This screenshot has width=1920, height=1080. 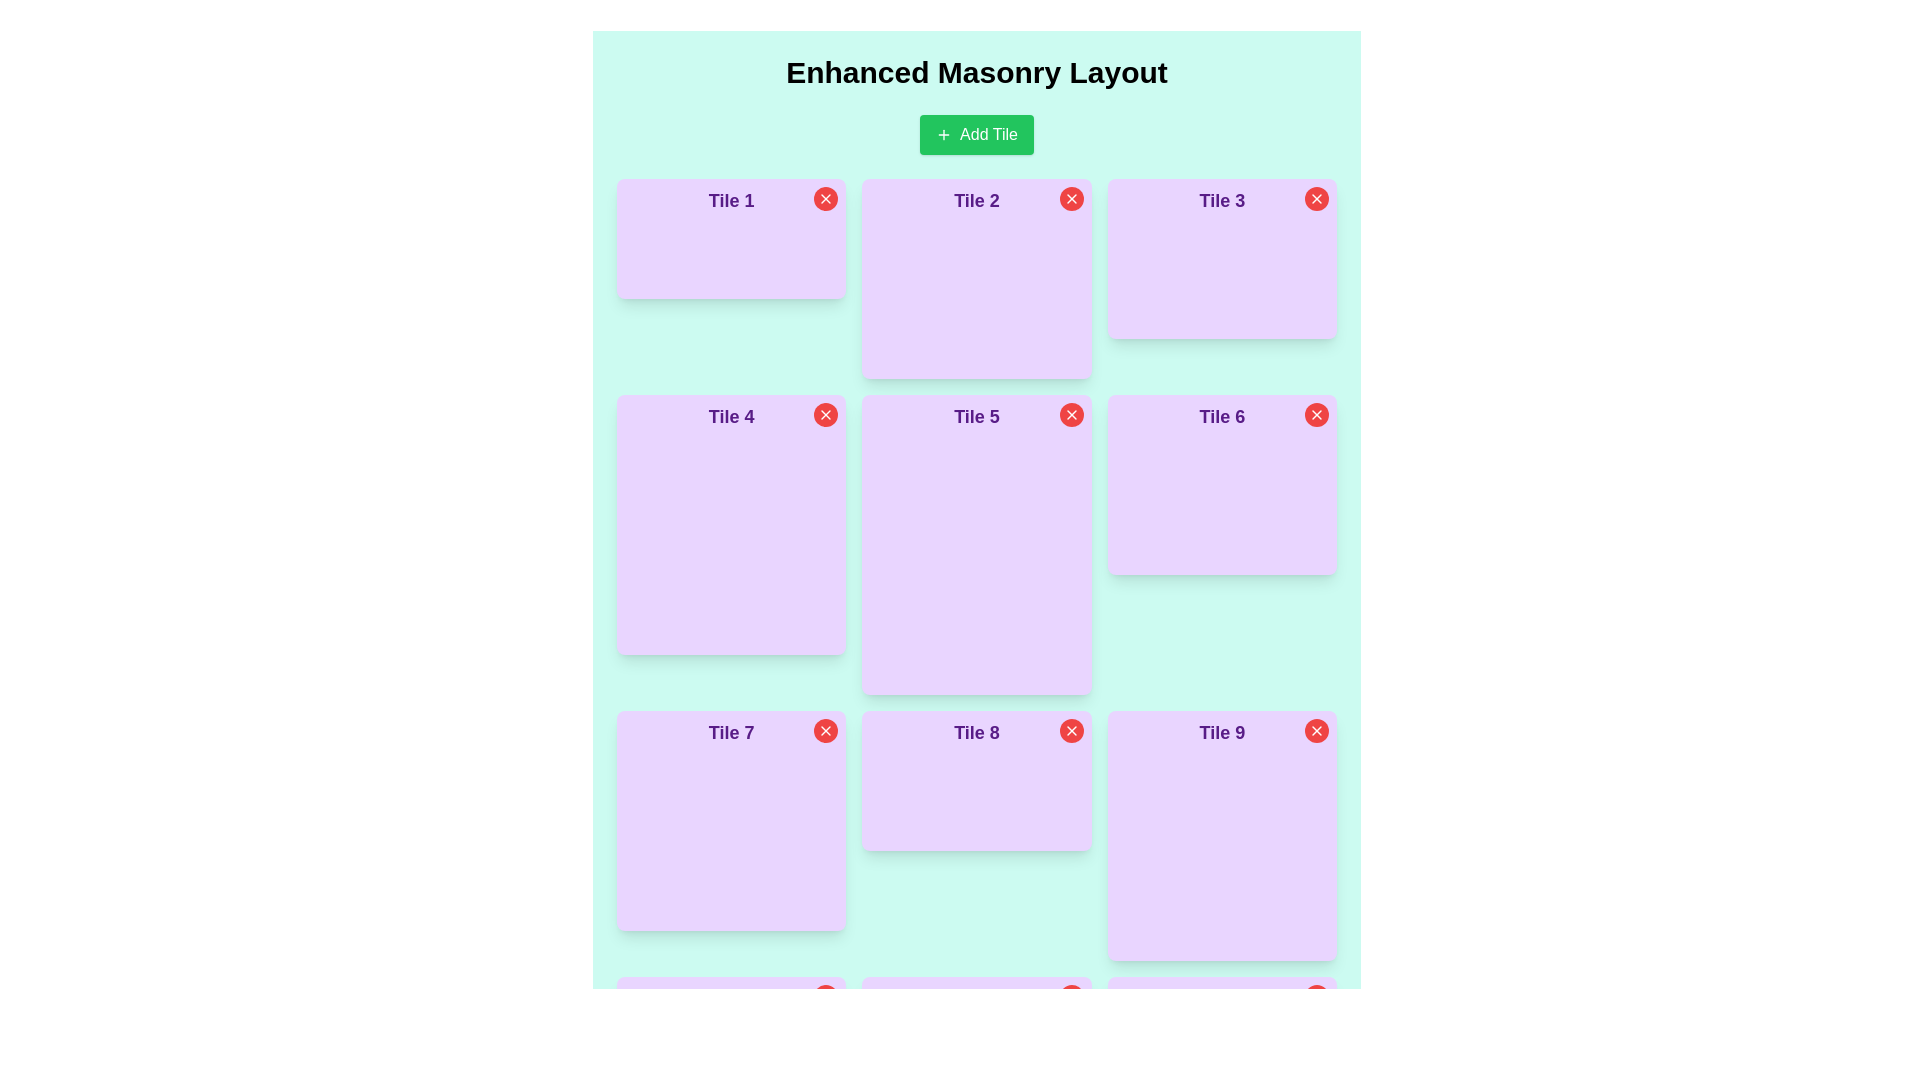 What do you see at coordinates (1070, 414) in the screenshot?
I see `the circular button with a red background and white 'X' symbol located` at bounding box center [1070, 414].